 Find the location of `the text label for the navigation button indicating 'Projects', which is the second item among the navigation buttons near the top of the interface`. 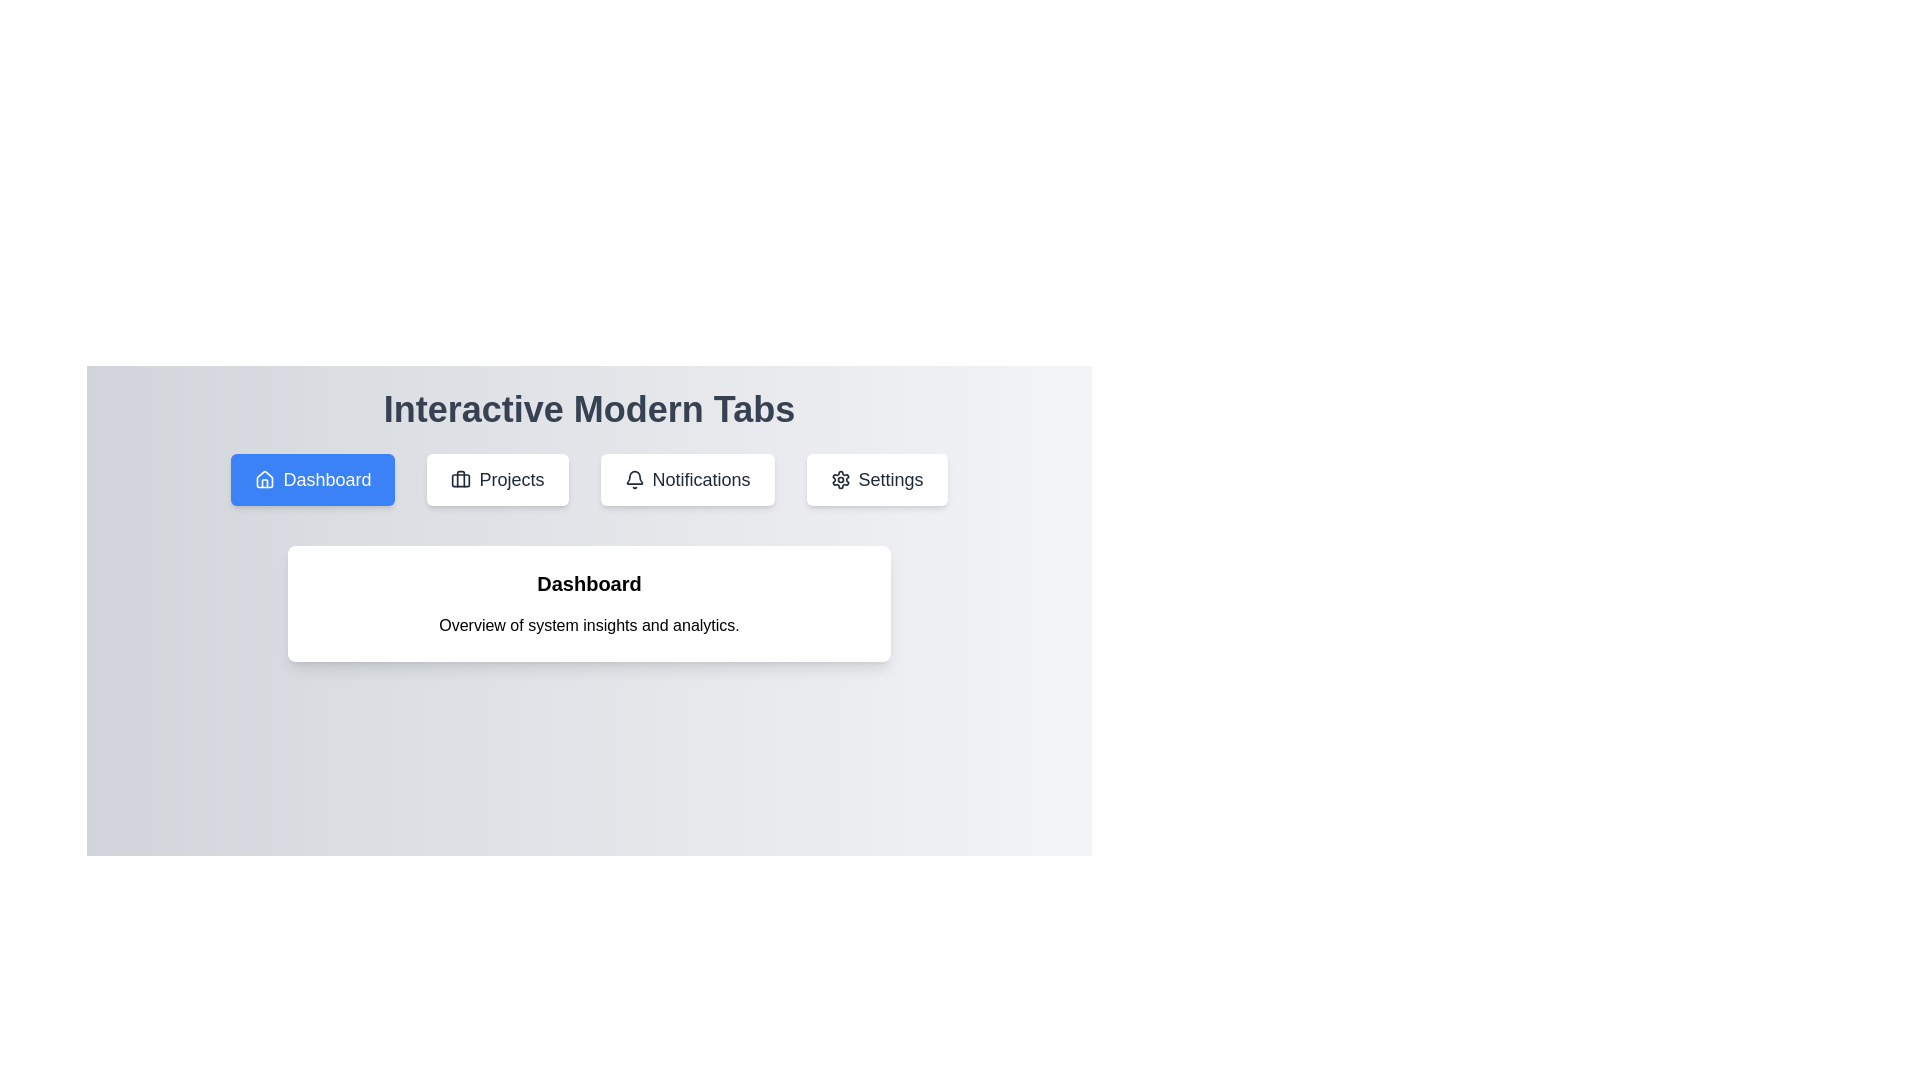

the text label for the navigation button indicating 'Projects', which is the second item among the navigation buttons near the top of the interface is located at coordinates (512, 479).